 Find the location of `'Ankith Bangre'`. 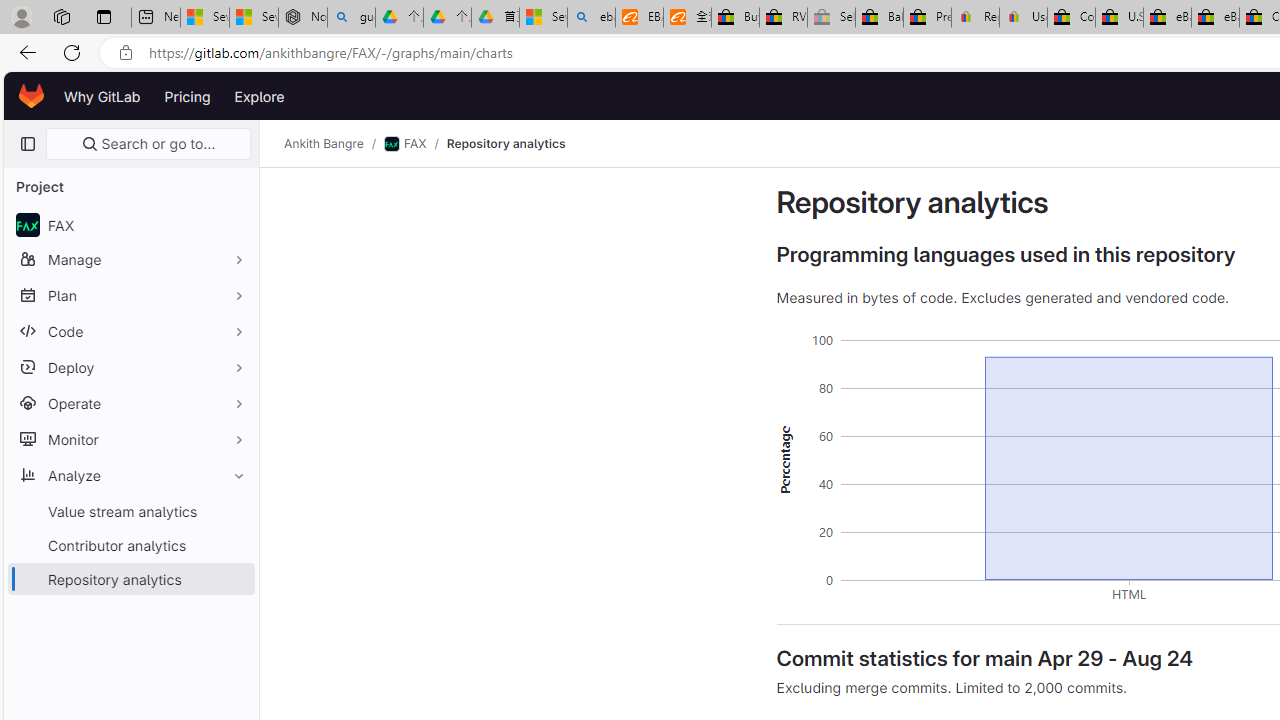

'Ankith Bangre' is located at coordinates (323, 143).